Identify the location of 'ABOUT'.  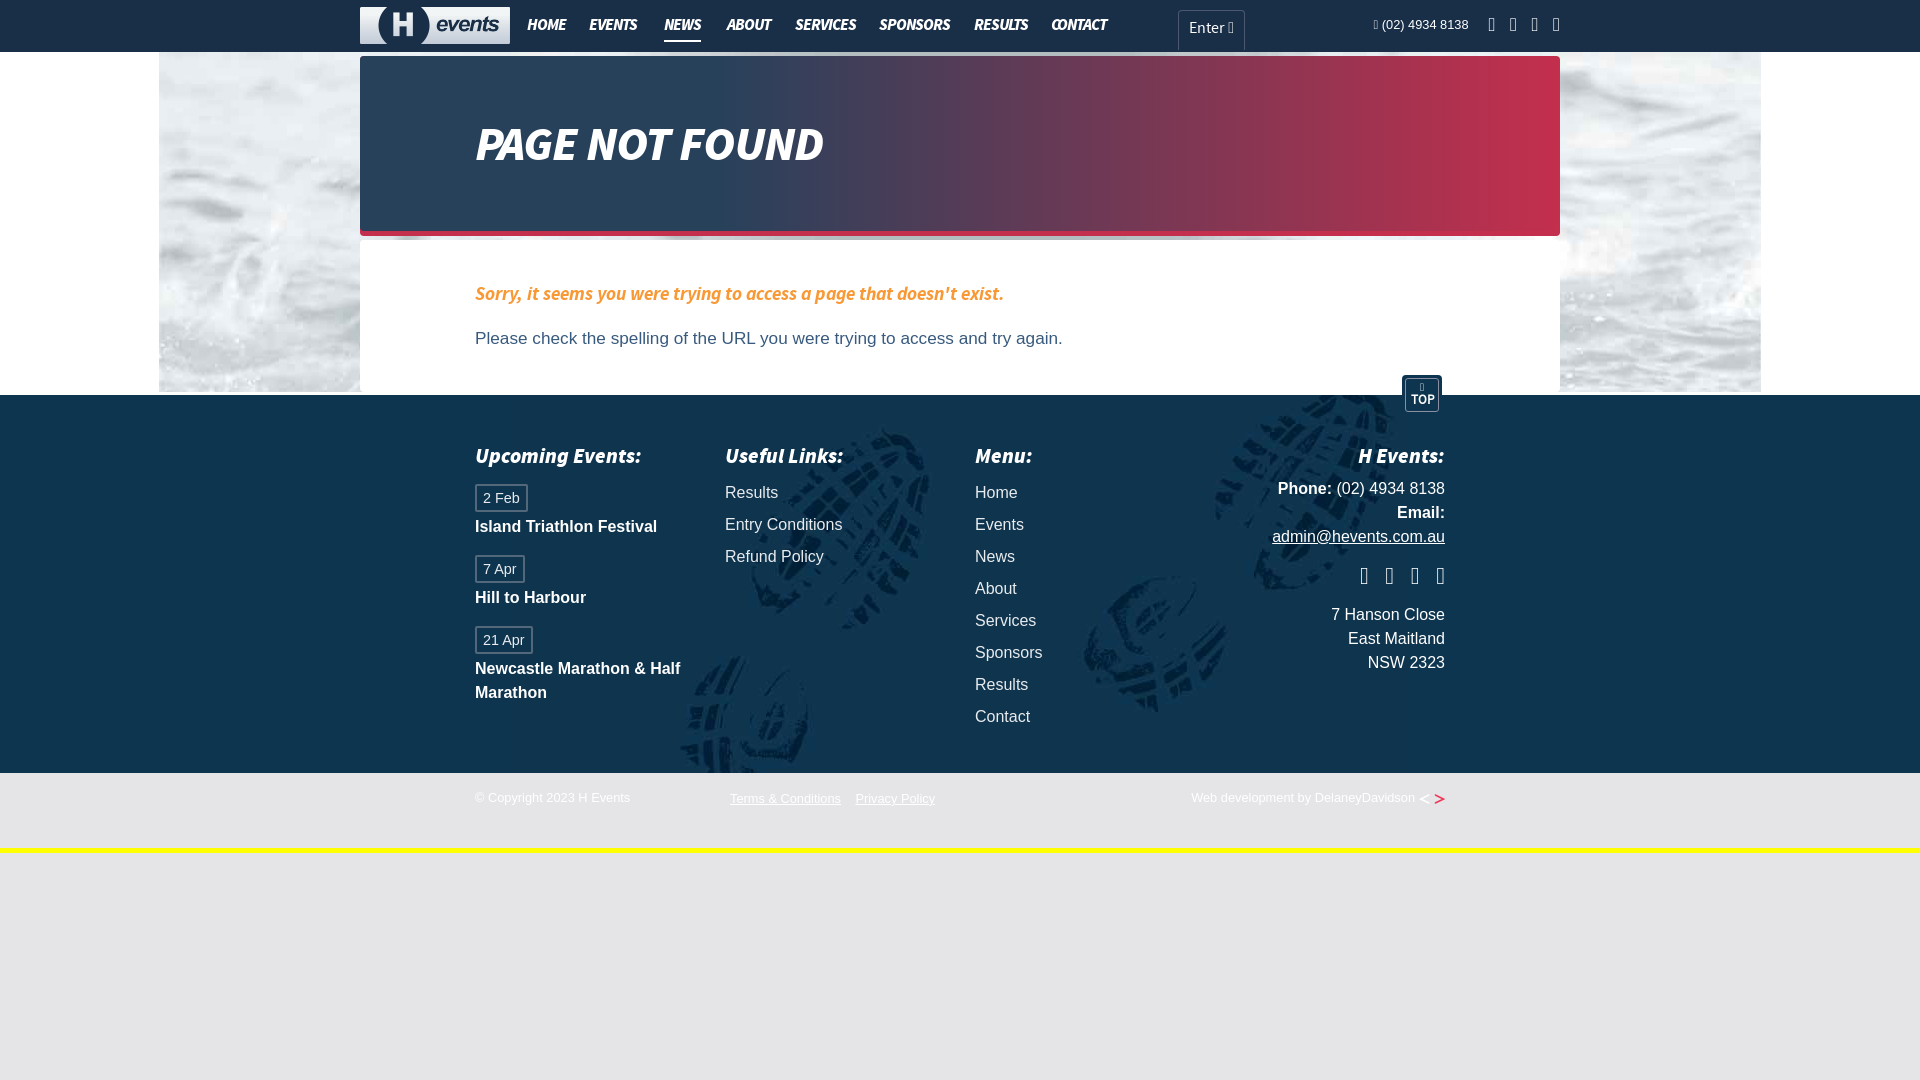
(747, 24).